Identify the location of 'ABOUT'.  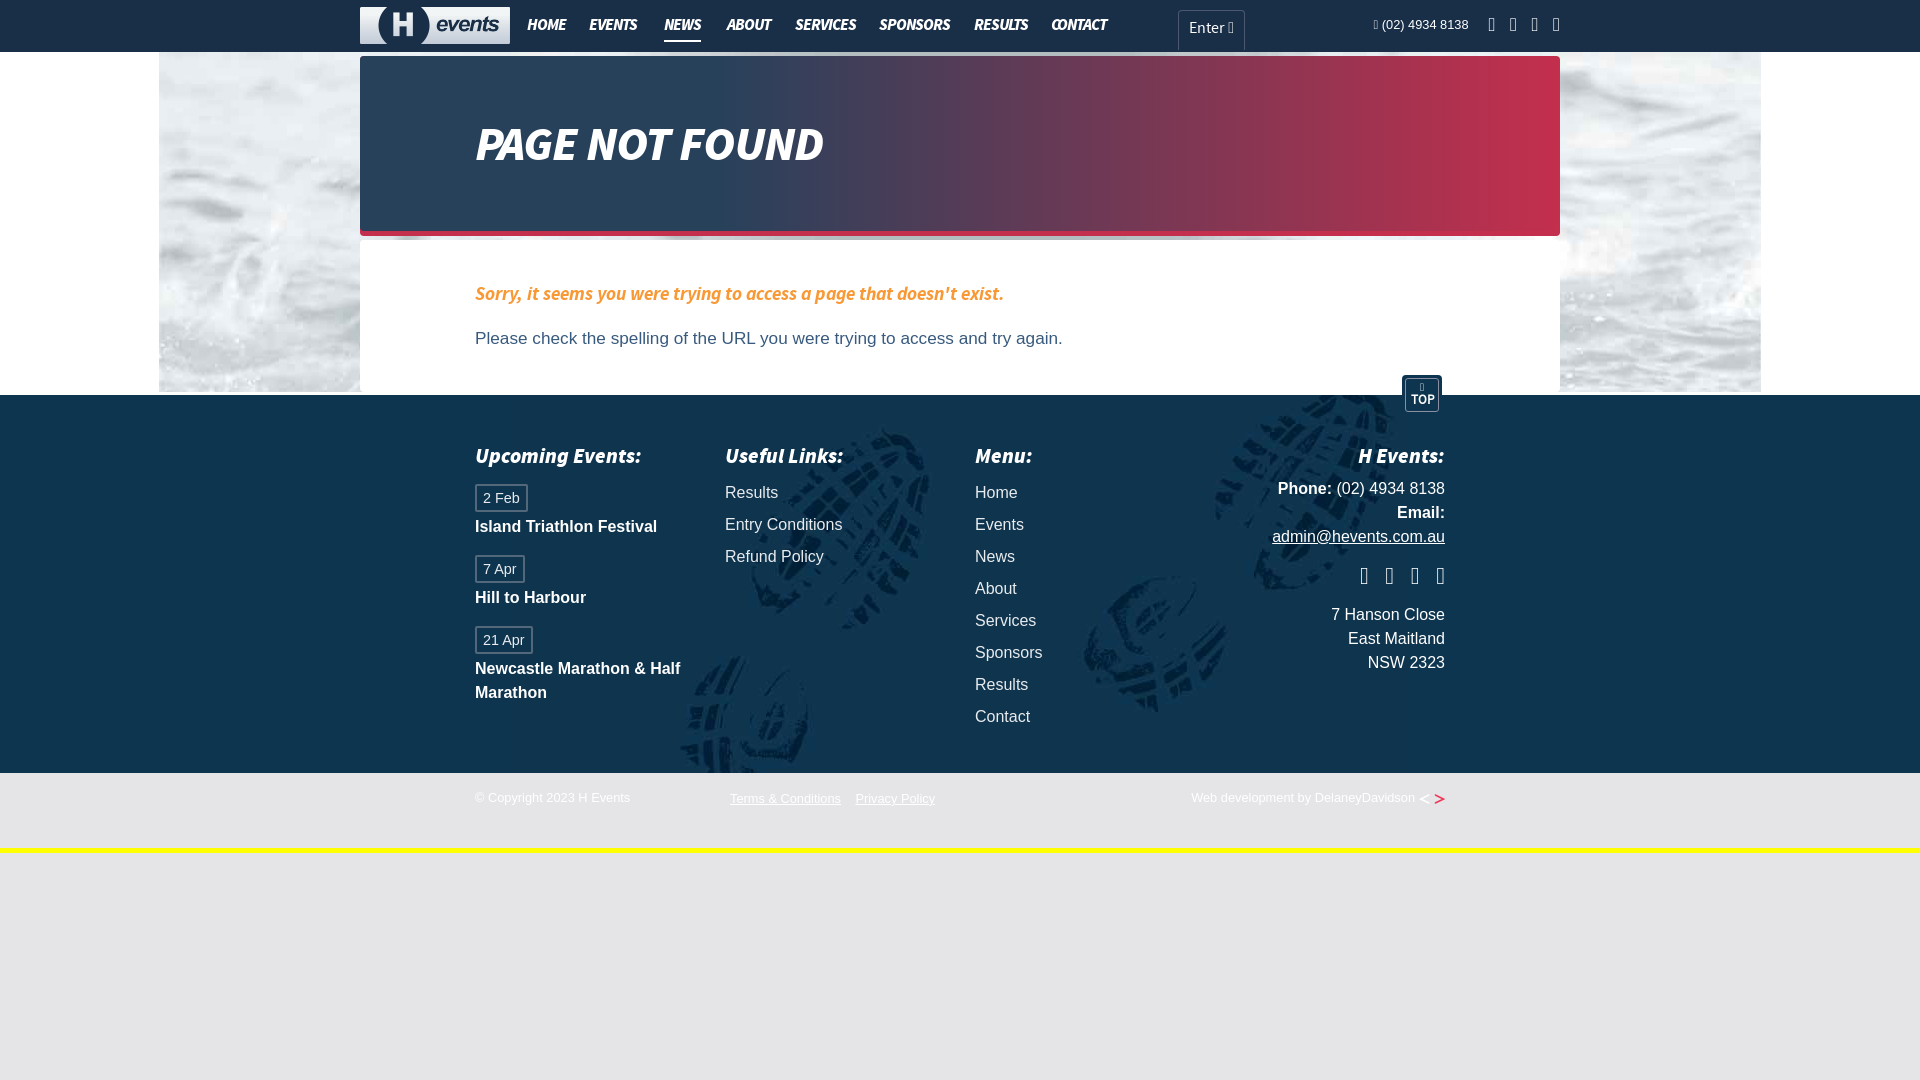
(747, 24).